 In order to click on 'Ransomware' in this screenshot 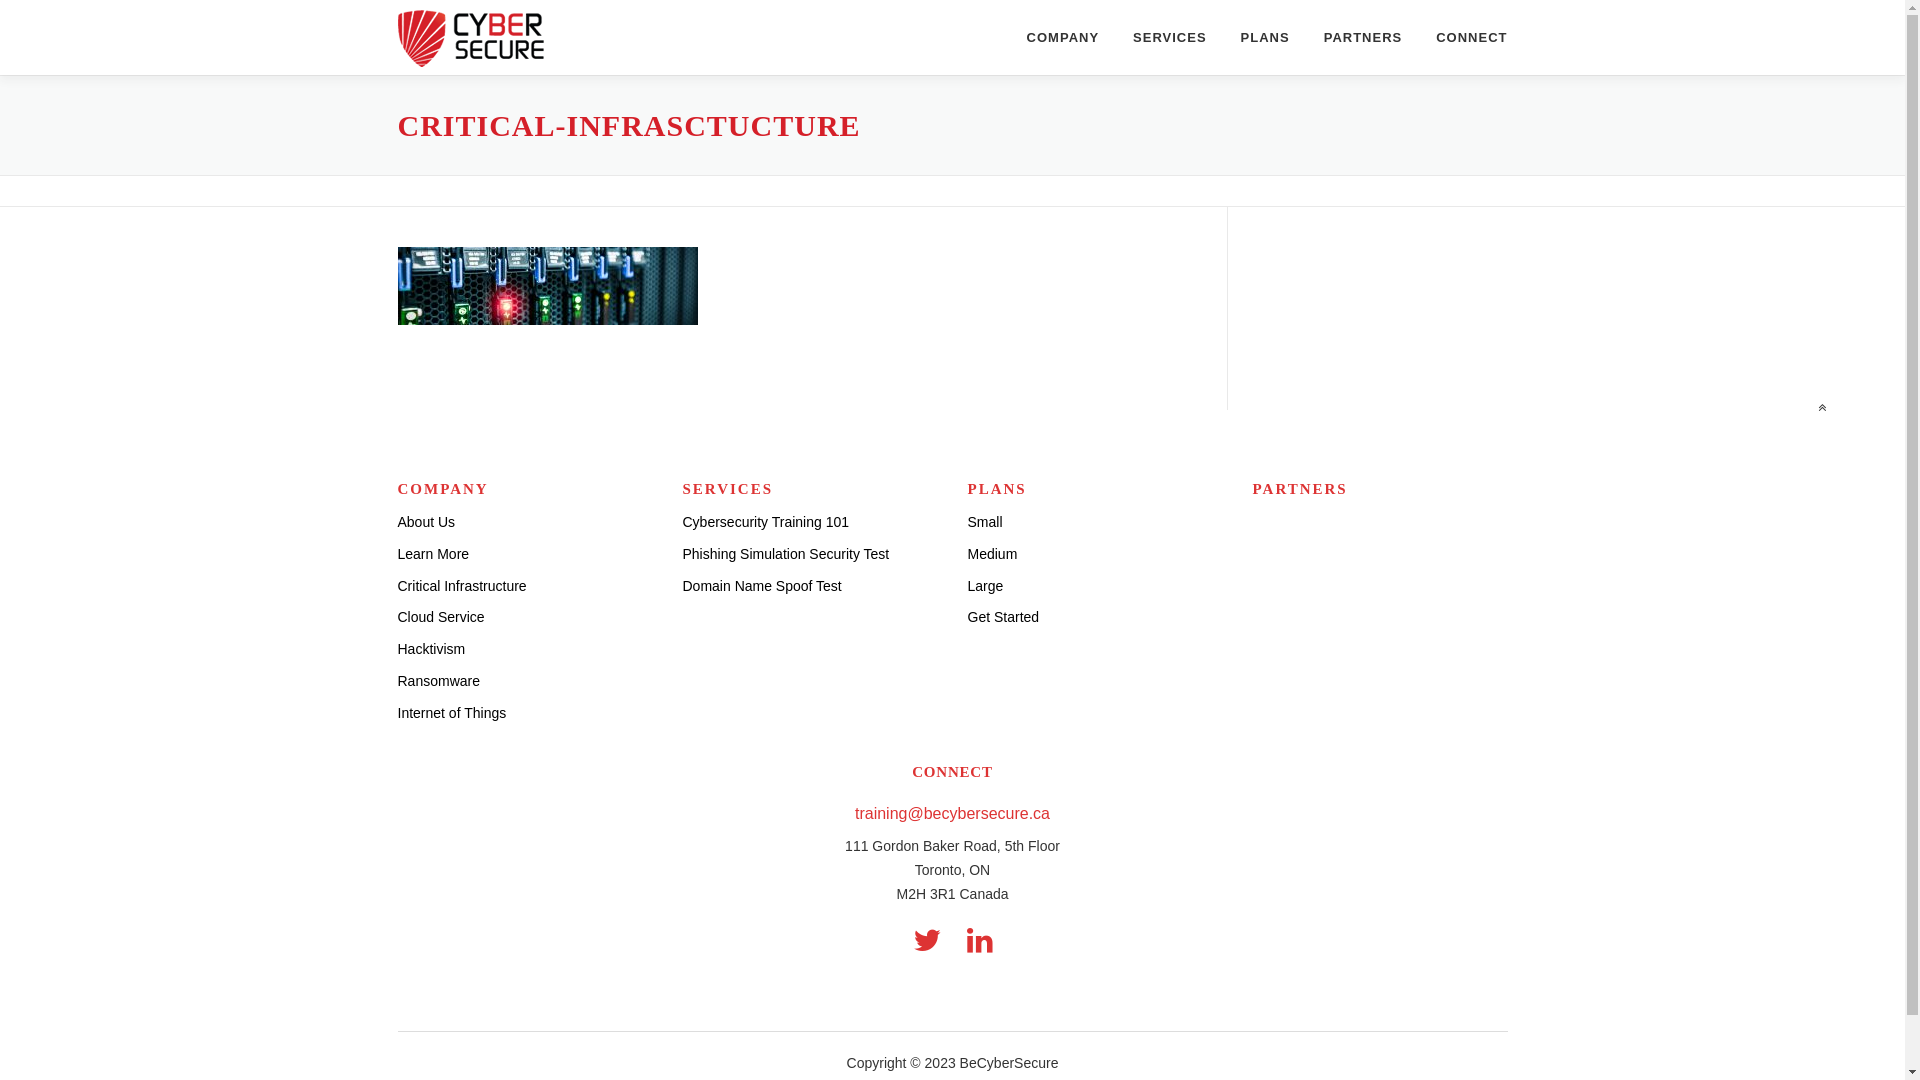, I will do `click(398, 680)`.